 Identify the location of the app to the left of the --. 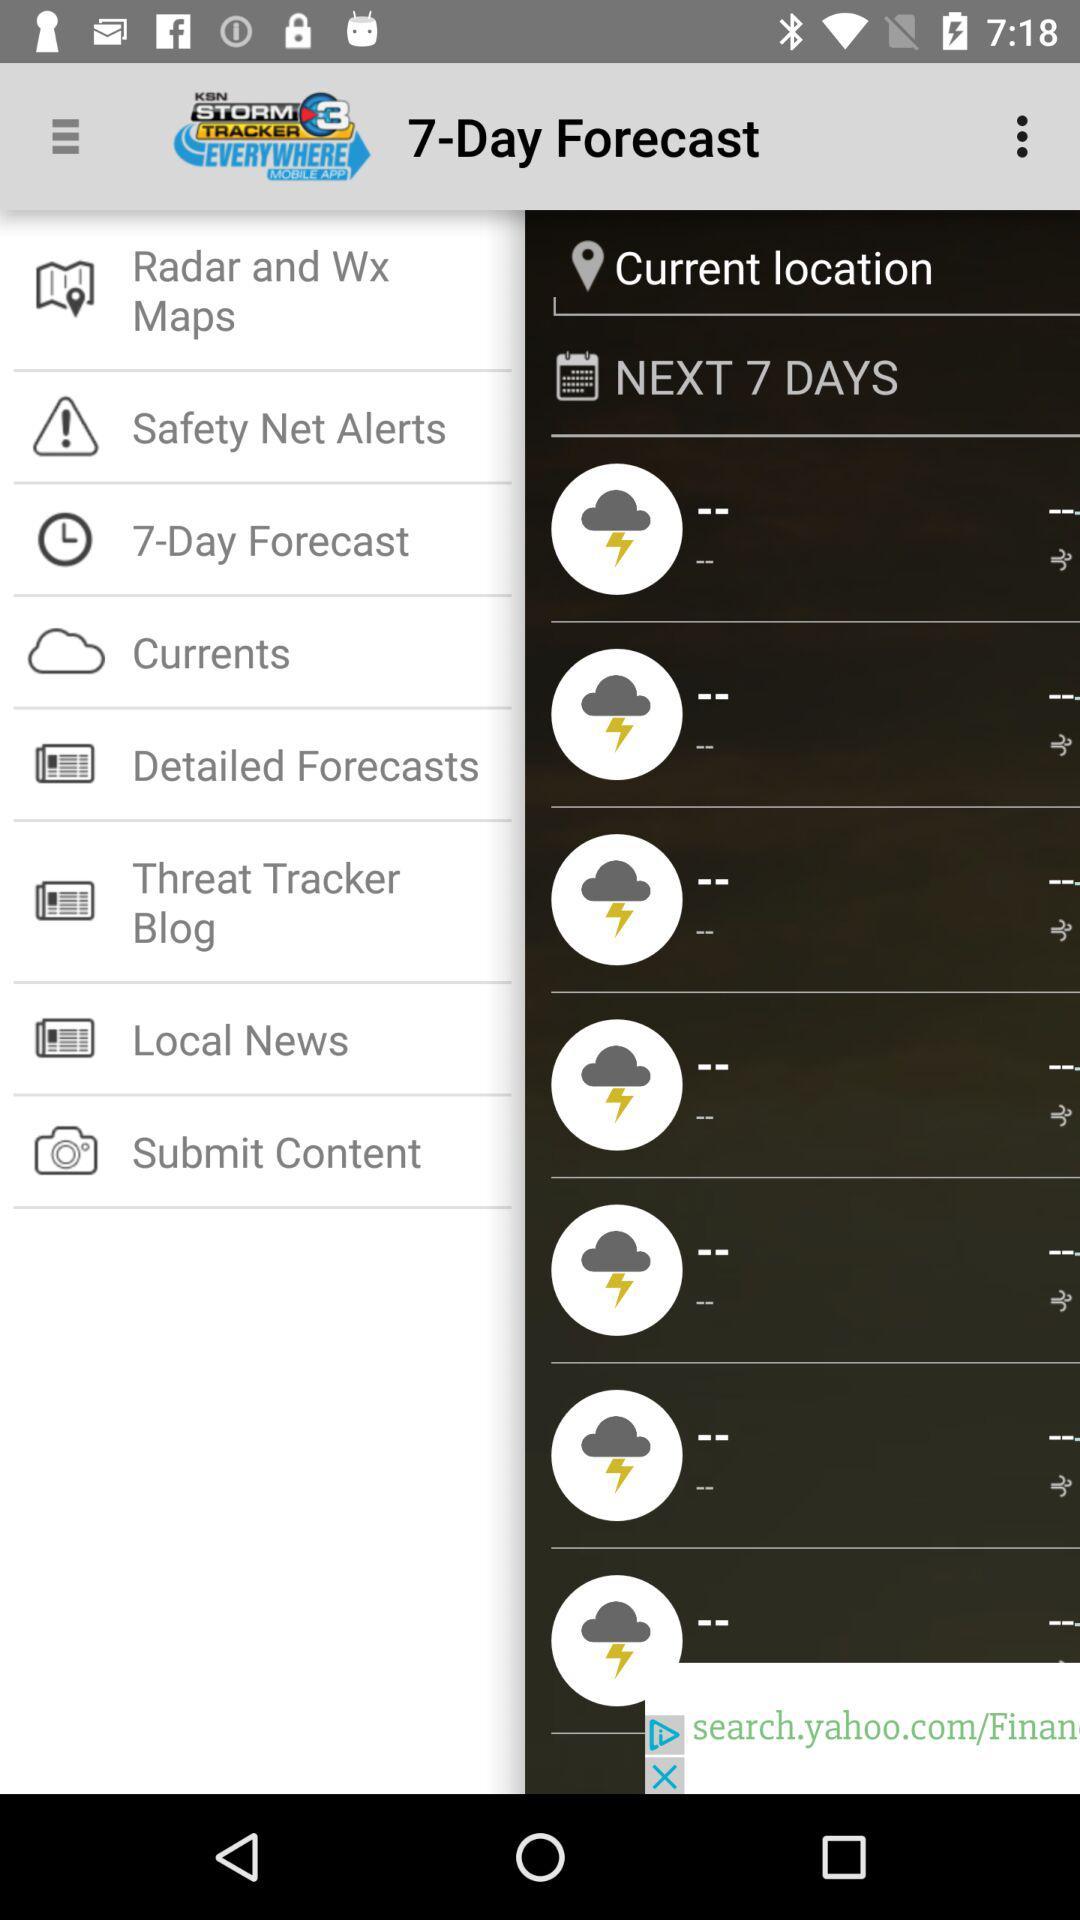
(704, 1113).